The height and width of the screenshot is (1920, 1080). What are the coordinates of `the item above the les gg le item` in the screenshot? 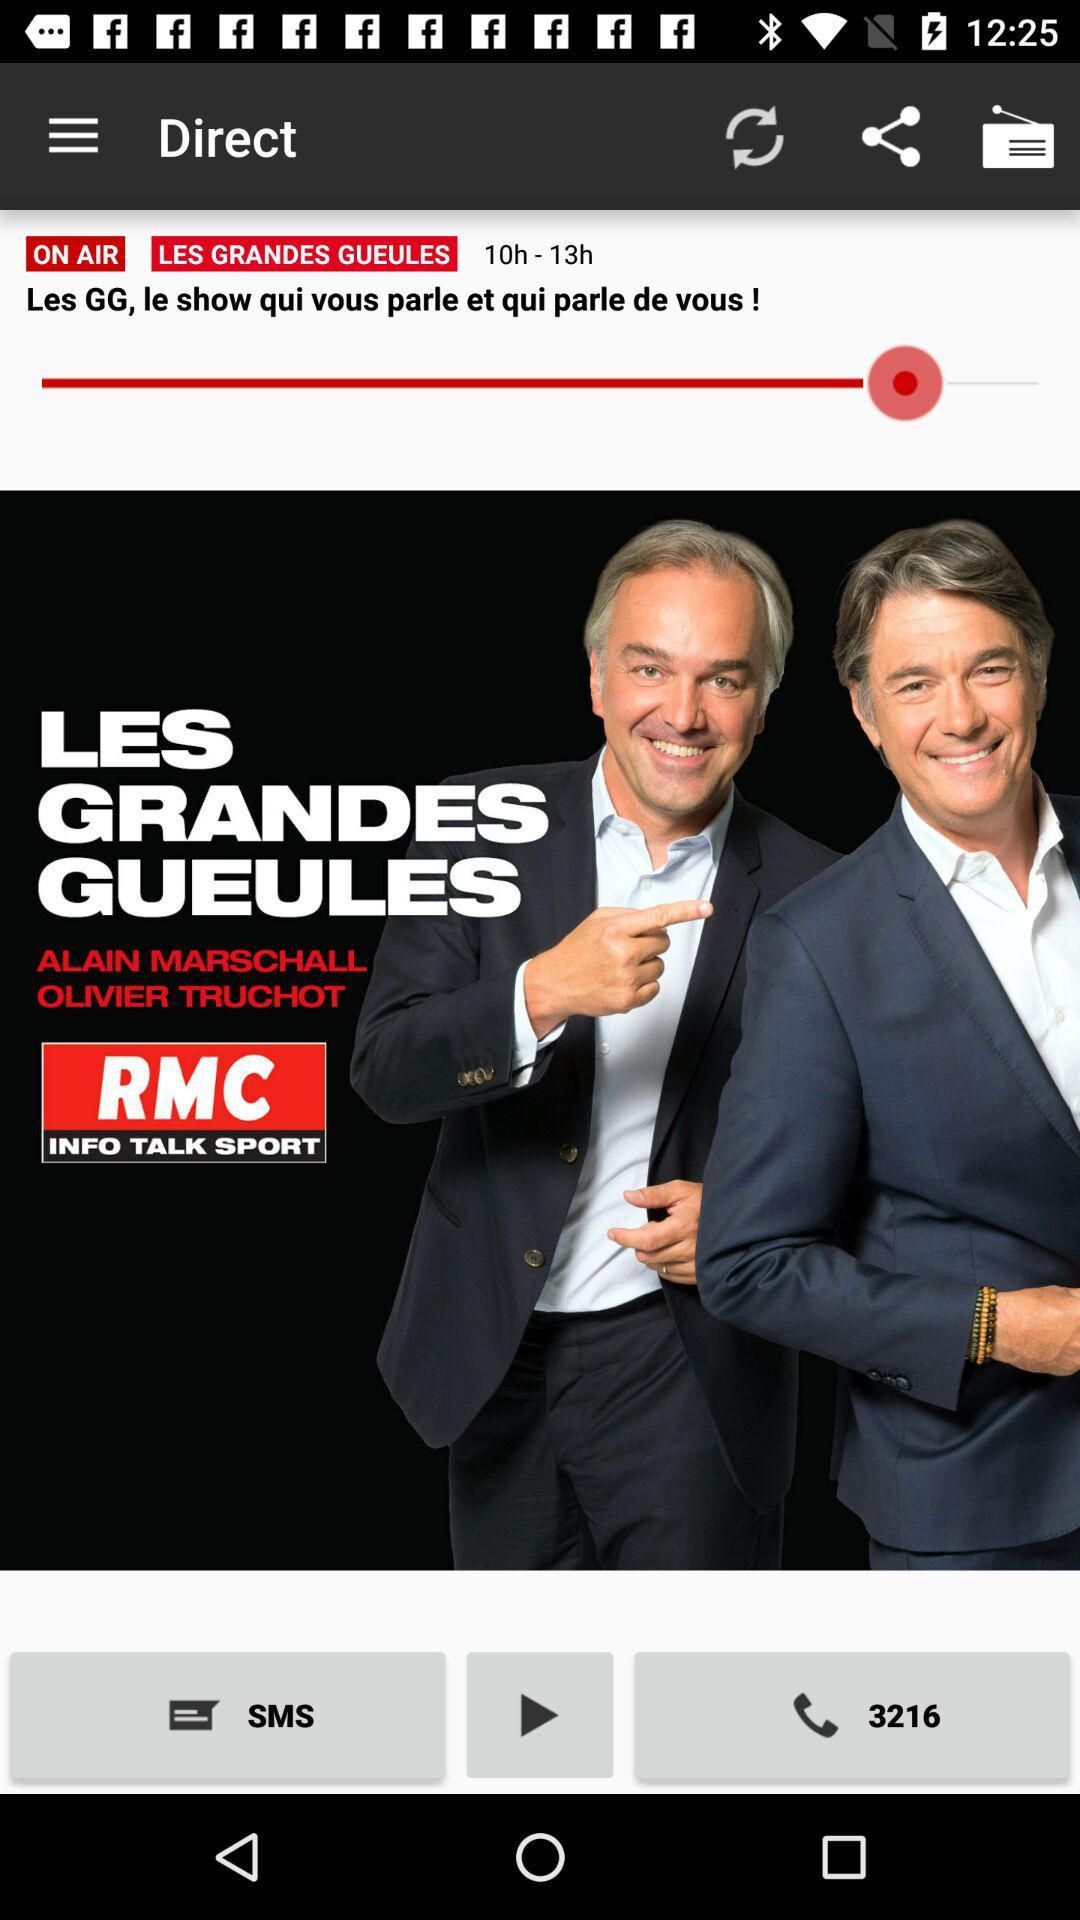 It's located at (1017, 135).